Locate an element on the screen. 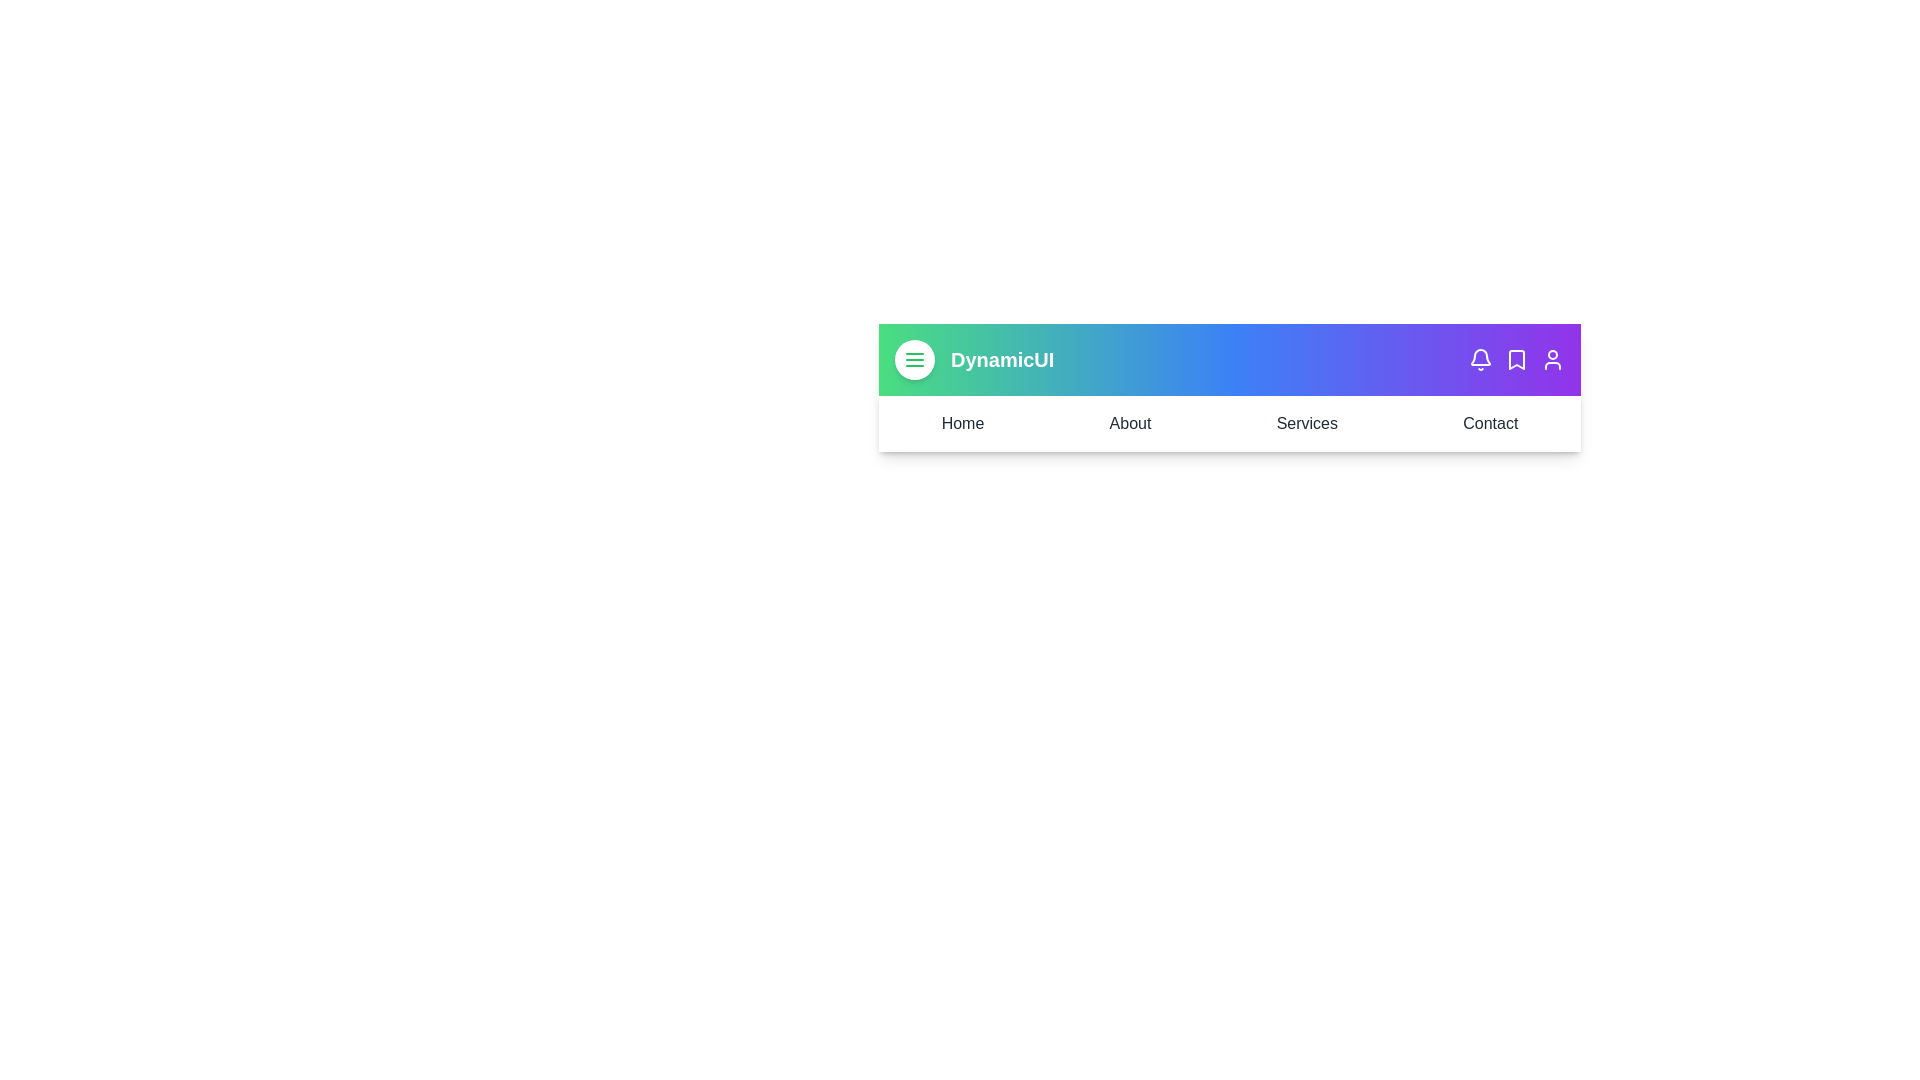  the menu link labeled Home is located at coordinates (962, 423).